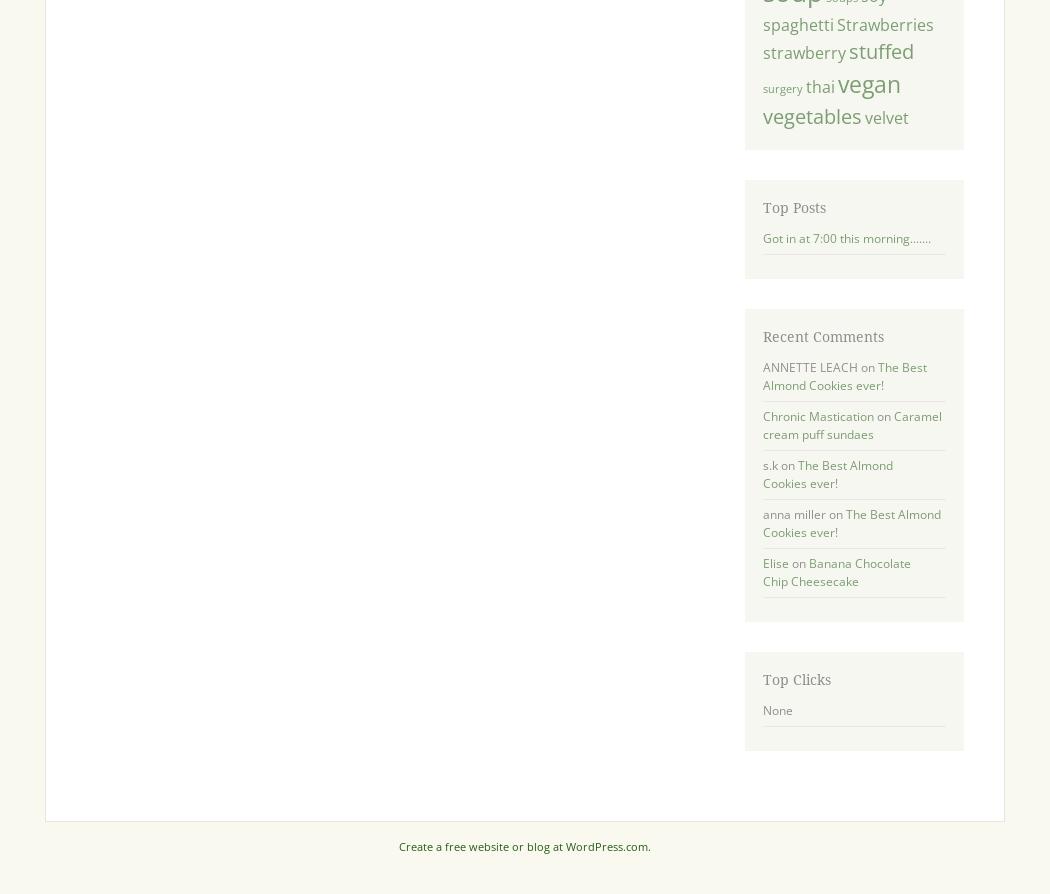 This screenshot has height=894, width=1050. What do you see at coordinates (802, 514) in the screenshot?
I see `'anna miller on'` at bounding box center [802, 514].